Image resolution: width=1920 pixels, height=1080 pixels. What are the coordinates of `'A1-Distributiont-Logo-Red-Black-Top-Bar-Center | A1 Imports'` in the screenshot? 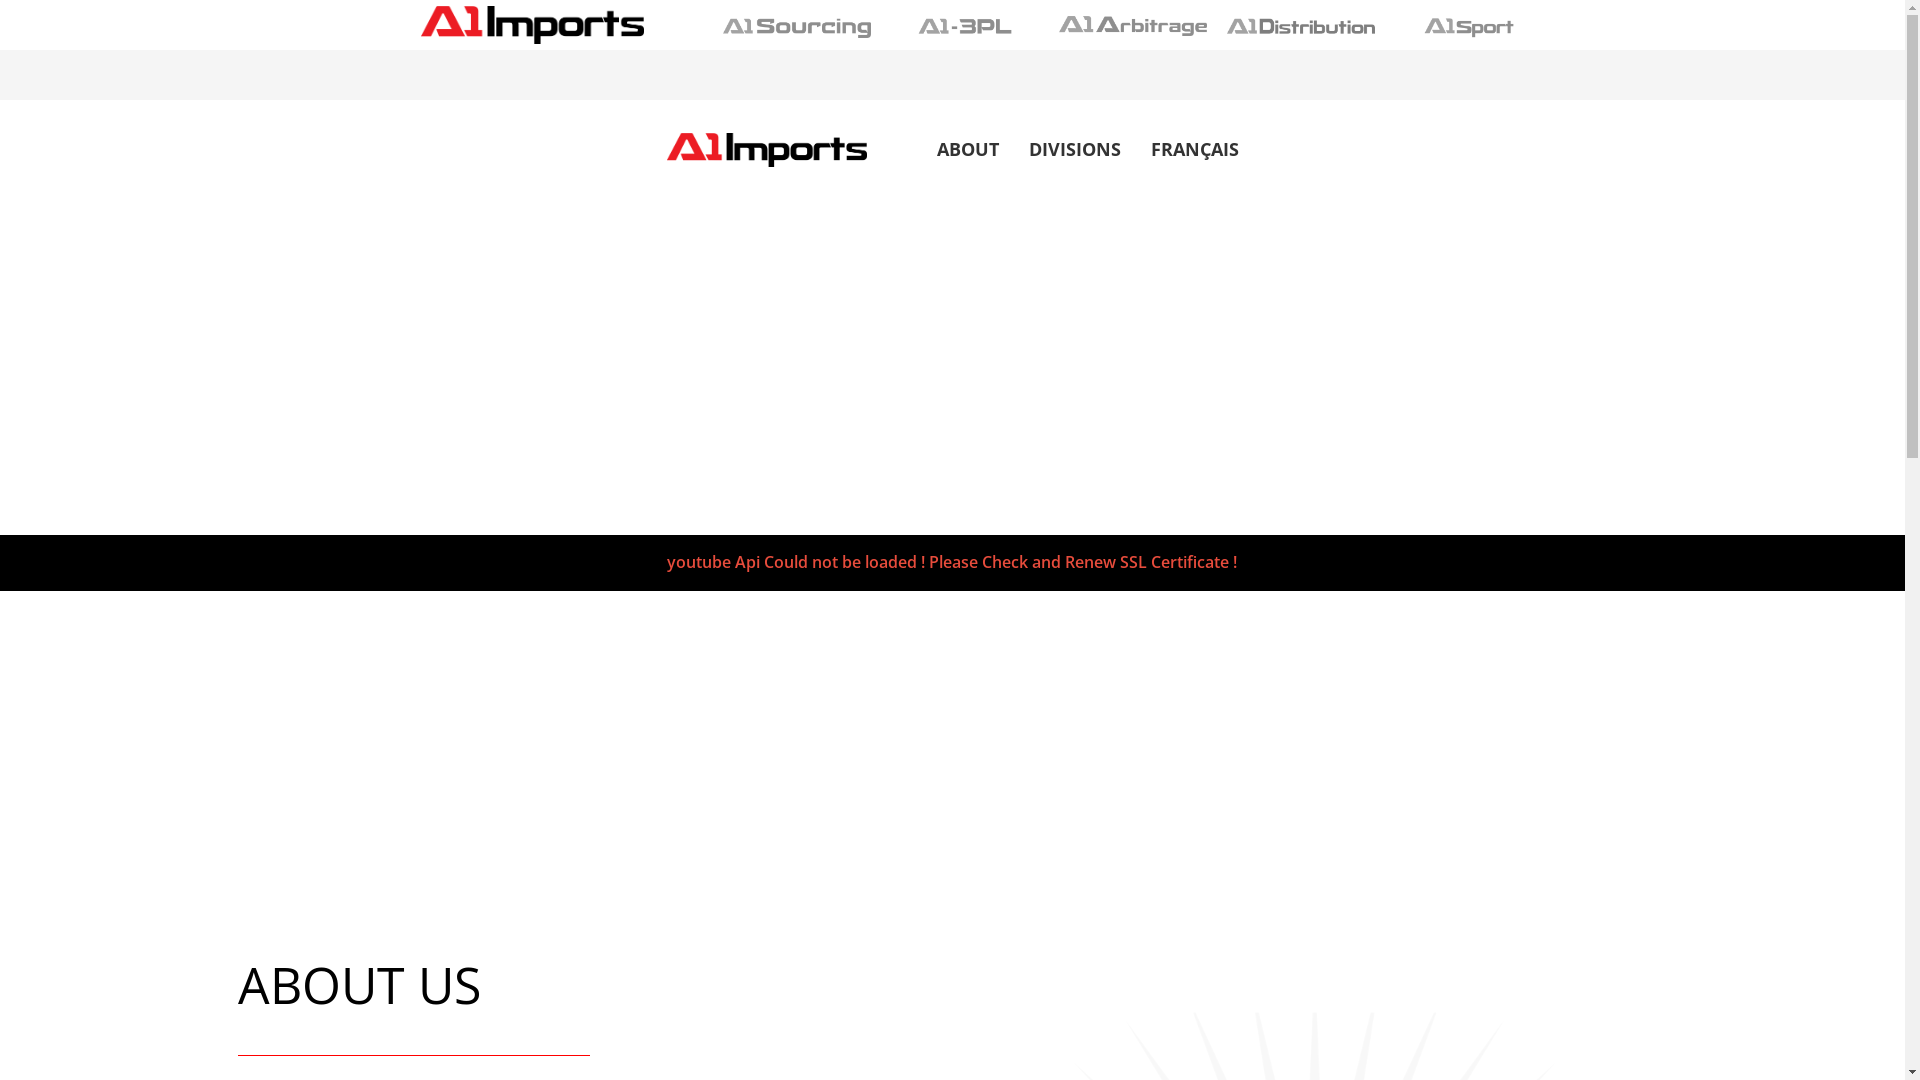 It's located at (1300, 26).